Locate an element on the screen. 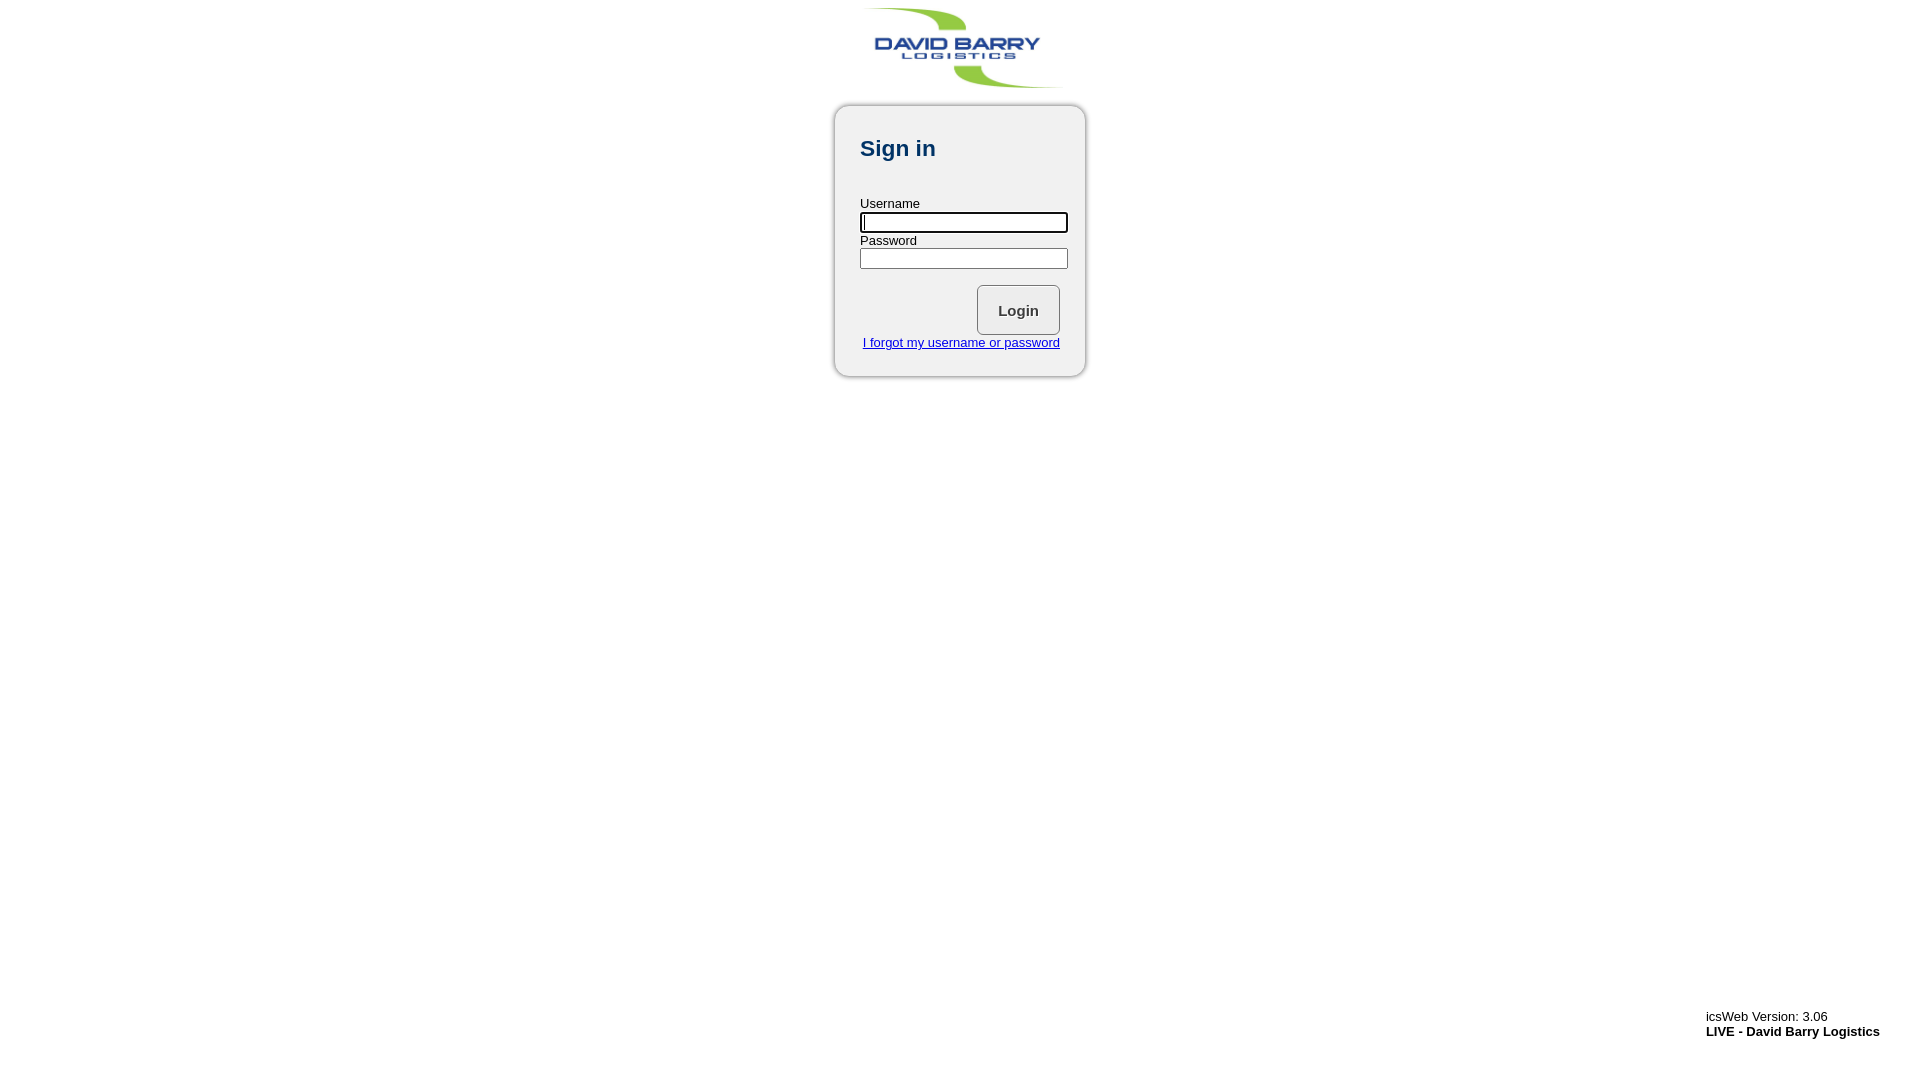 This screenshot has height=1080, width=1920. 'Login' is located at coordinates (977, 309).